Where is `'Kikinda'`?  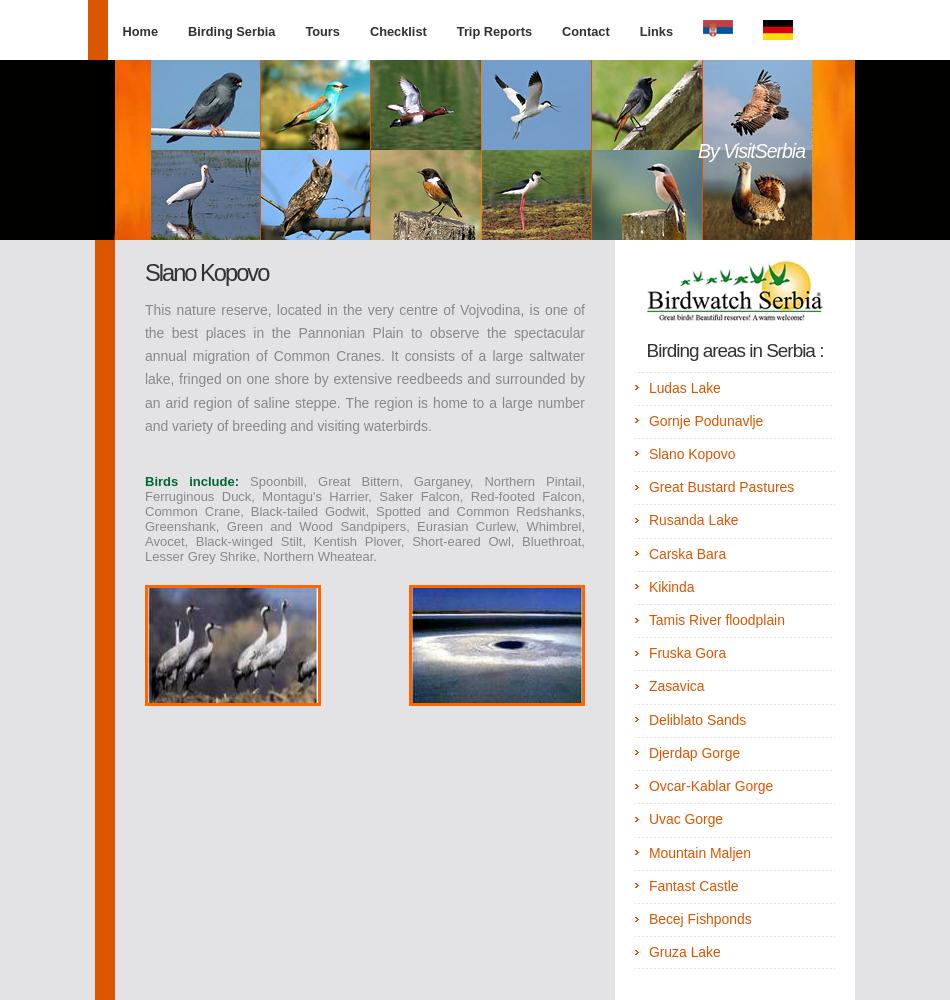 'Kikinda' is located at coordinates (647, 585).